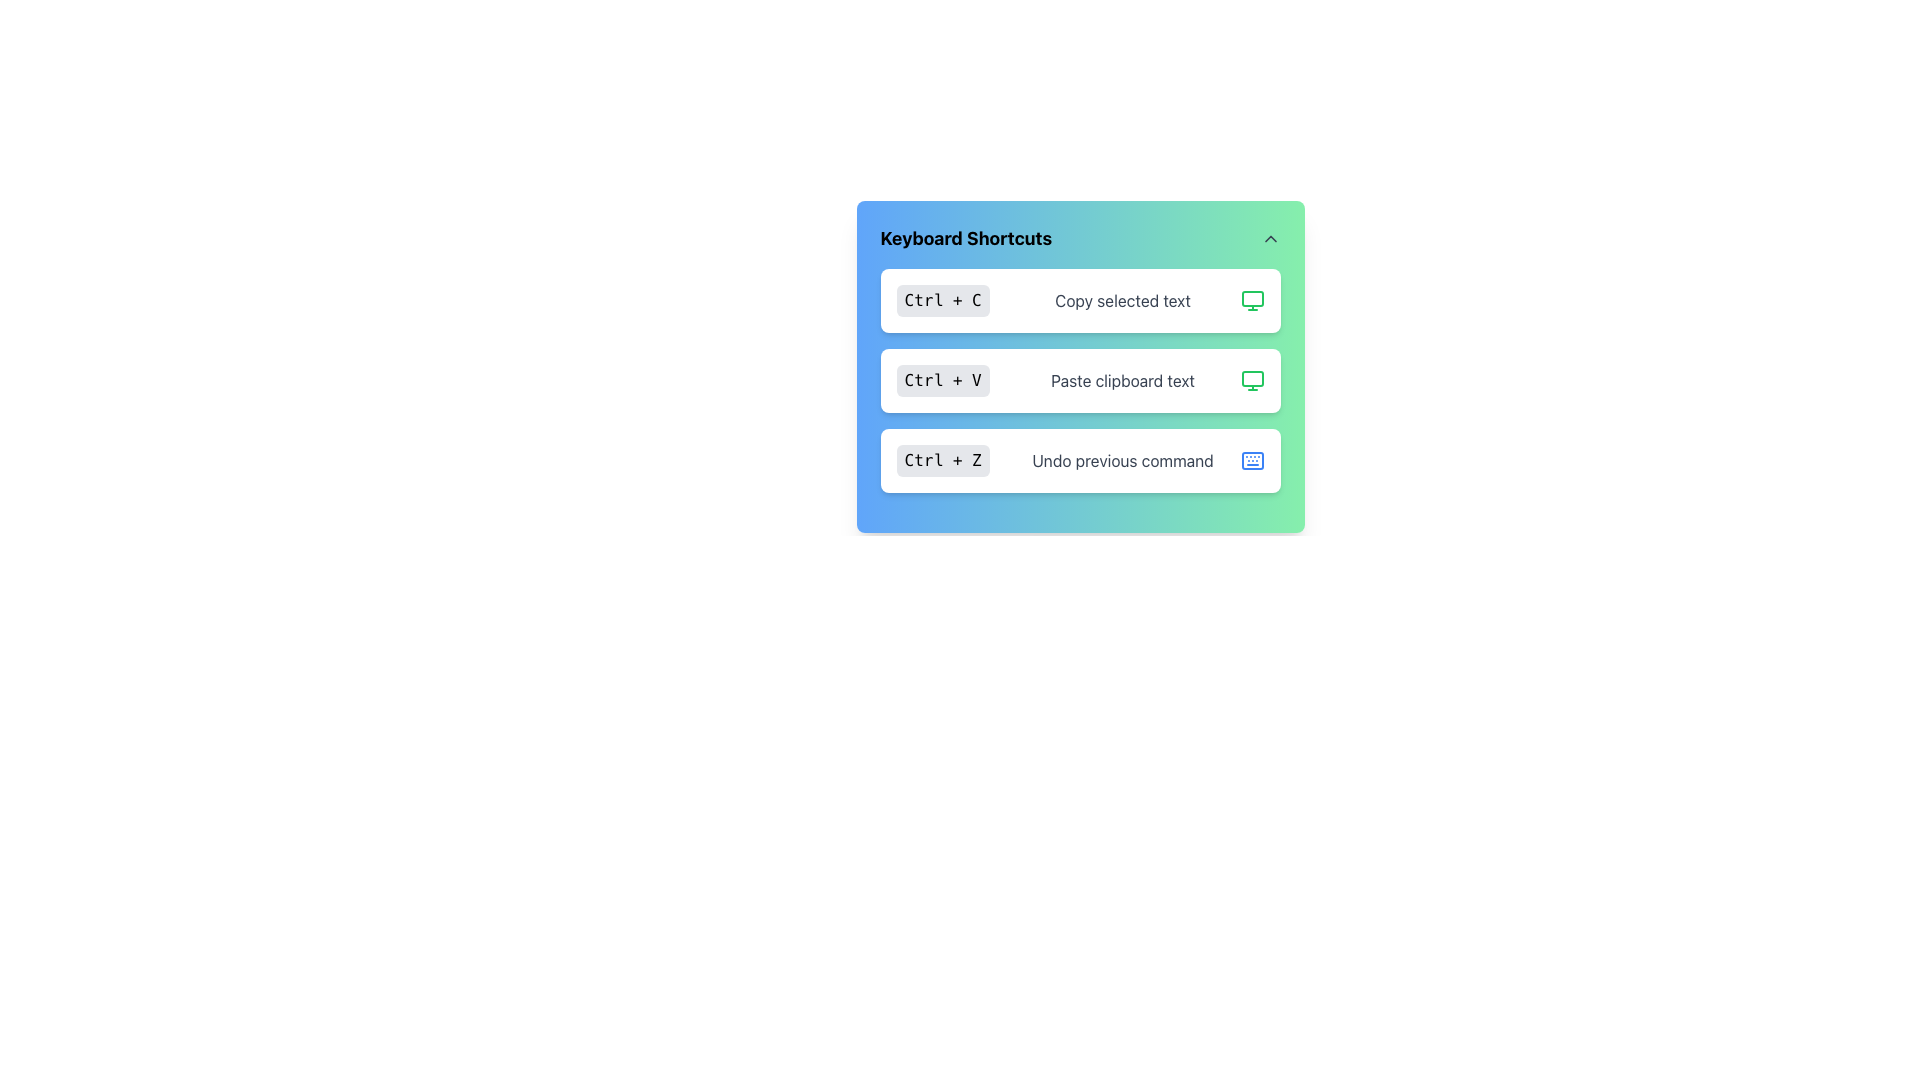 The width and height of the screenshot is (1920, 1080). What do you see at coordinates (1251, 461) in the screenshot?
I see `the blue keyboard icon with rounded corners located at the far right of the row containing 'Ctrl + Z' and the description 'Undo previous command.'` at bounding box center [1251, 461].